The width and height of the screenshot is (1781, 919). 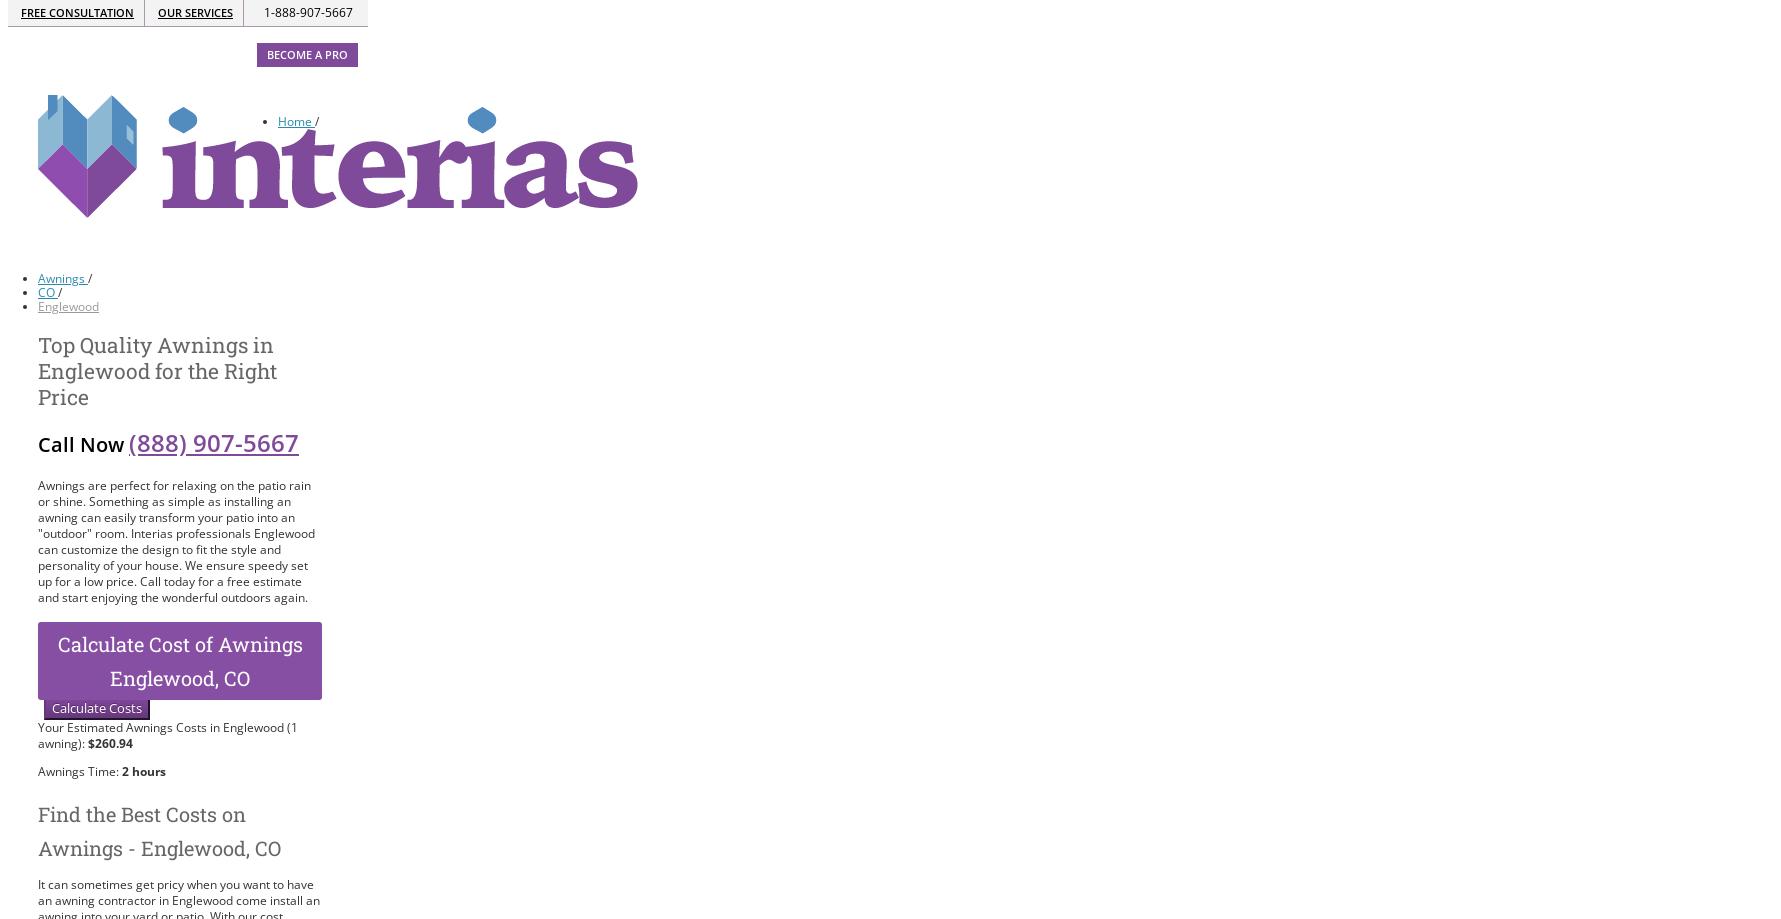 What do you see at coordinates (176, 540) in the screenshot?
I see `'Awnings are perfect for relaxing on the patio rain or shine. Something as simple as installing an awning can easily transform your patio into an "outdoor" room. Interias professionals Englewood can customize the design to fit the style and personality of your house. We ensure speedy set up for a low price. Call today for a free estimate and start enjoying the wonderful outdoors again.'` at bounding box center [176, 540].